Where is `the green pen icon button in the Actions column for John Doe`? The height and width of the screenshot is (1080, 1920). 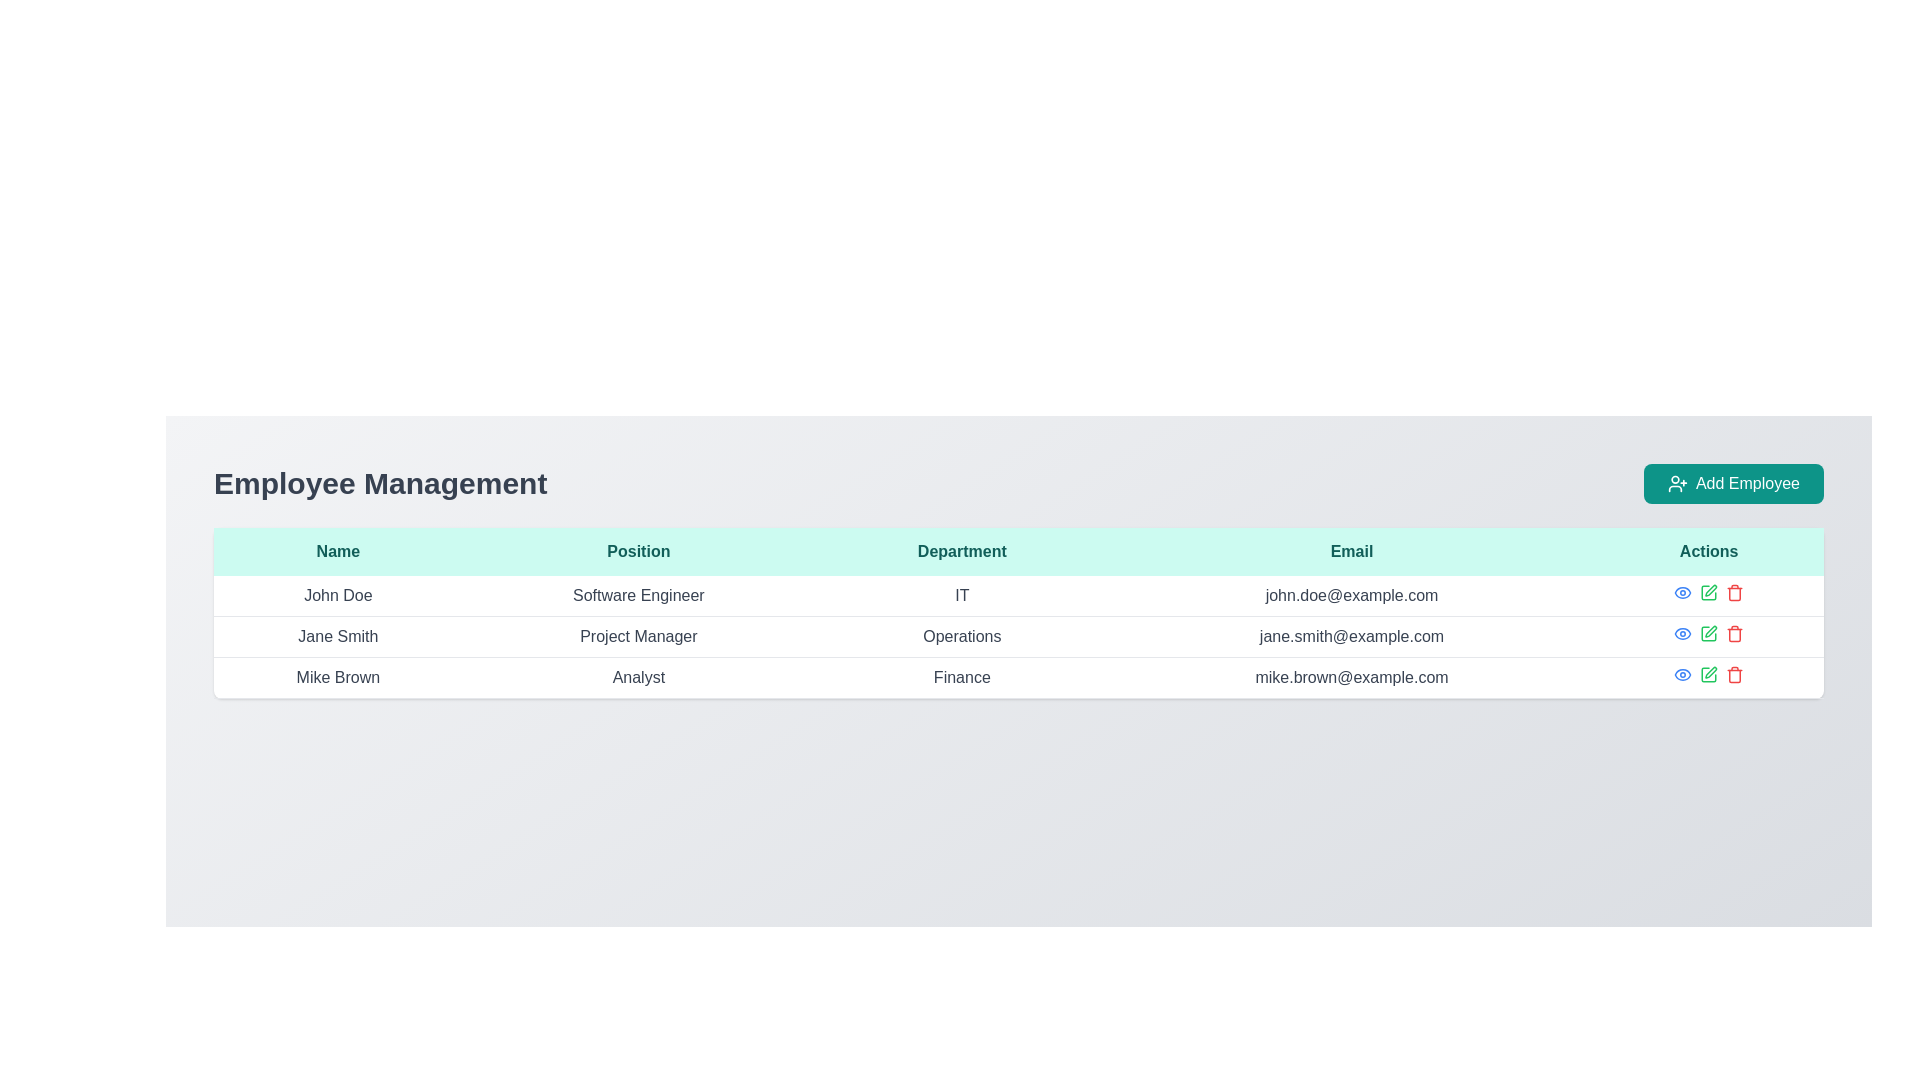
the green pen icon button in the Actions column for John Doe is located at coordinates (1707, 592).